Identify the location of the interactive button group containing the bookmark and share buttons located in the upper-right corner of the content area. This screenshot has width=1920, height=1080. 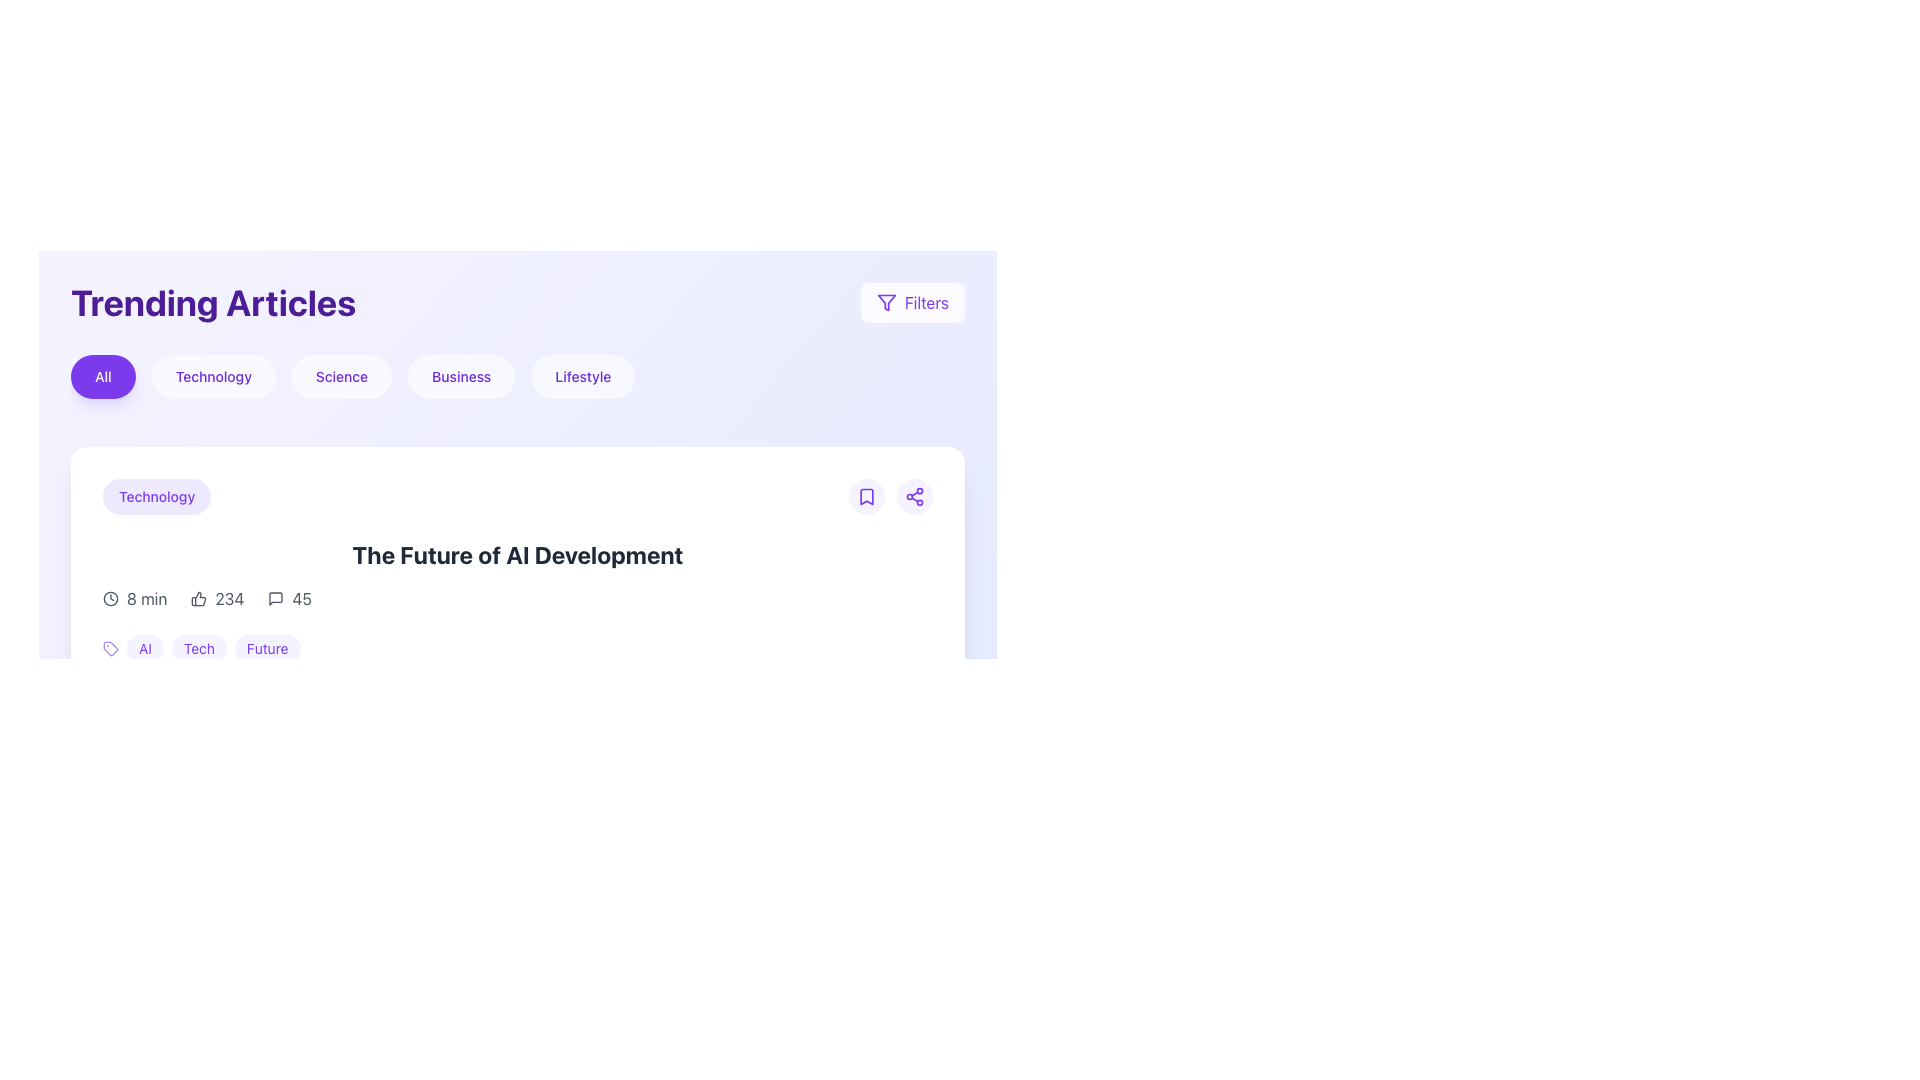
(890, 496).